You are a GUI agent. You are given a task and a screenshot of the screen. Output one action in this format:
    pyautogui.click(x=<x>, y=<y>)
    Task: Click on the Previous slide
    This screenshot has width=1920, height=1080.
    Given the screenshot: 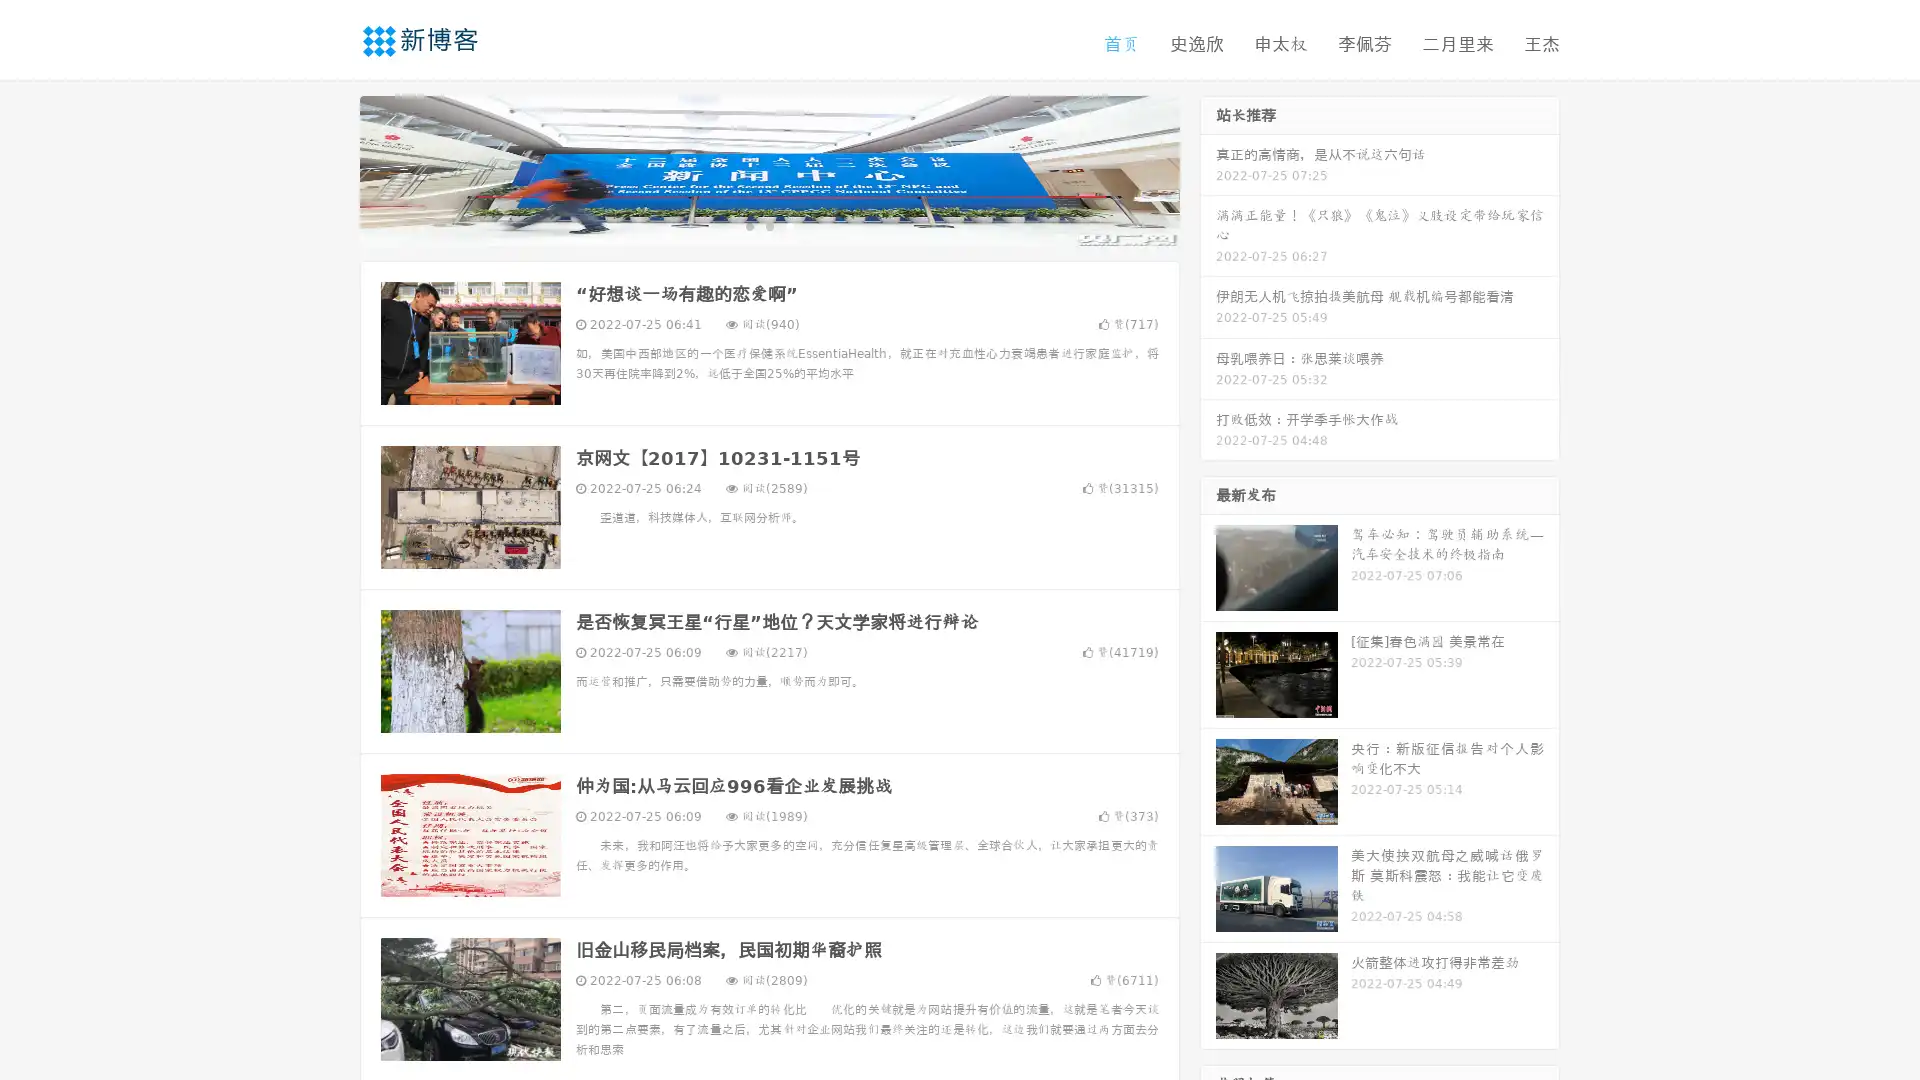 What is the action you would take?
    pyautogui.click(x=330, y=168)
    